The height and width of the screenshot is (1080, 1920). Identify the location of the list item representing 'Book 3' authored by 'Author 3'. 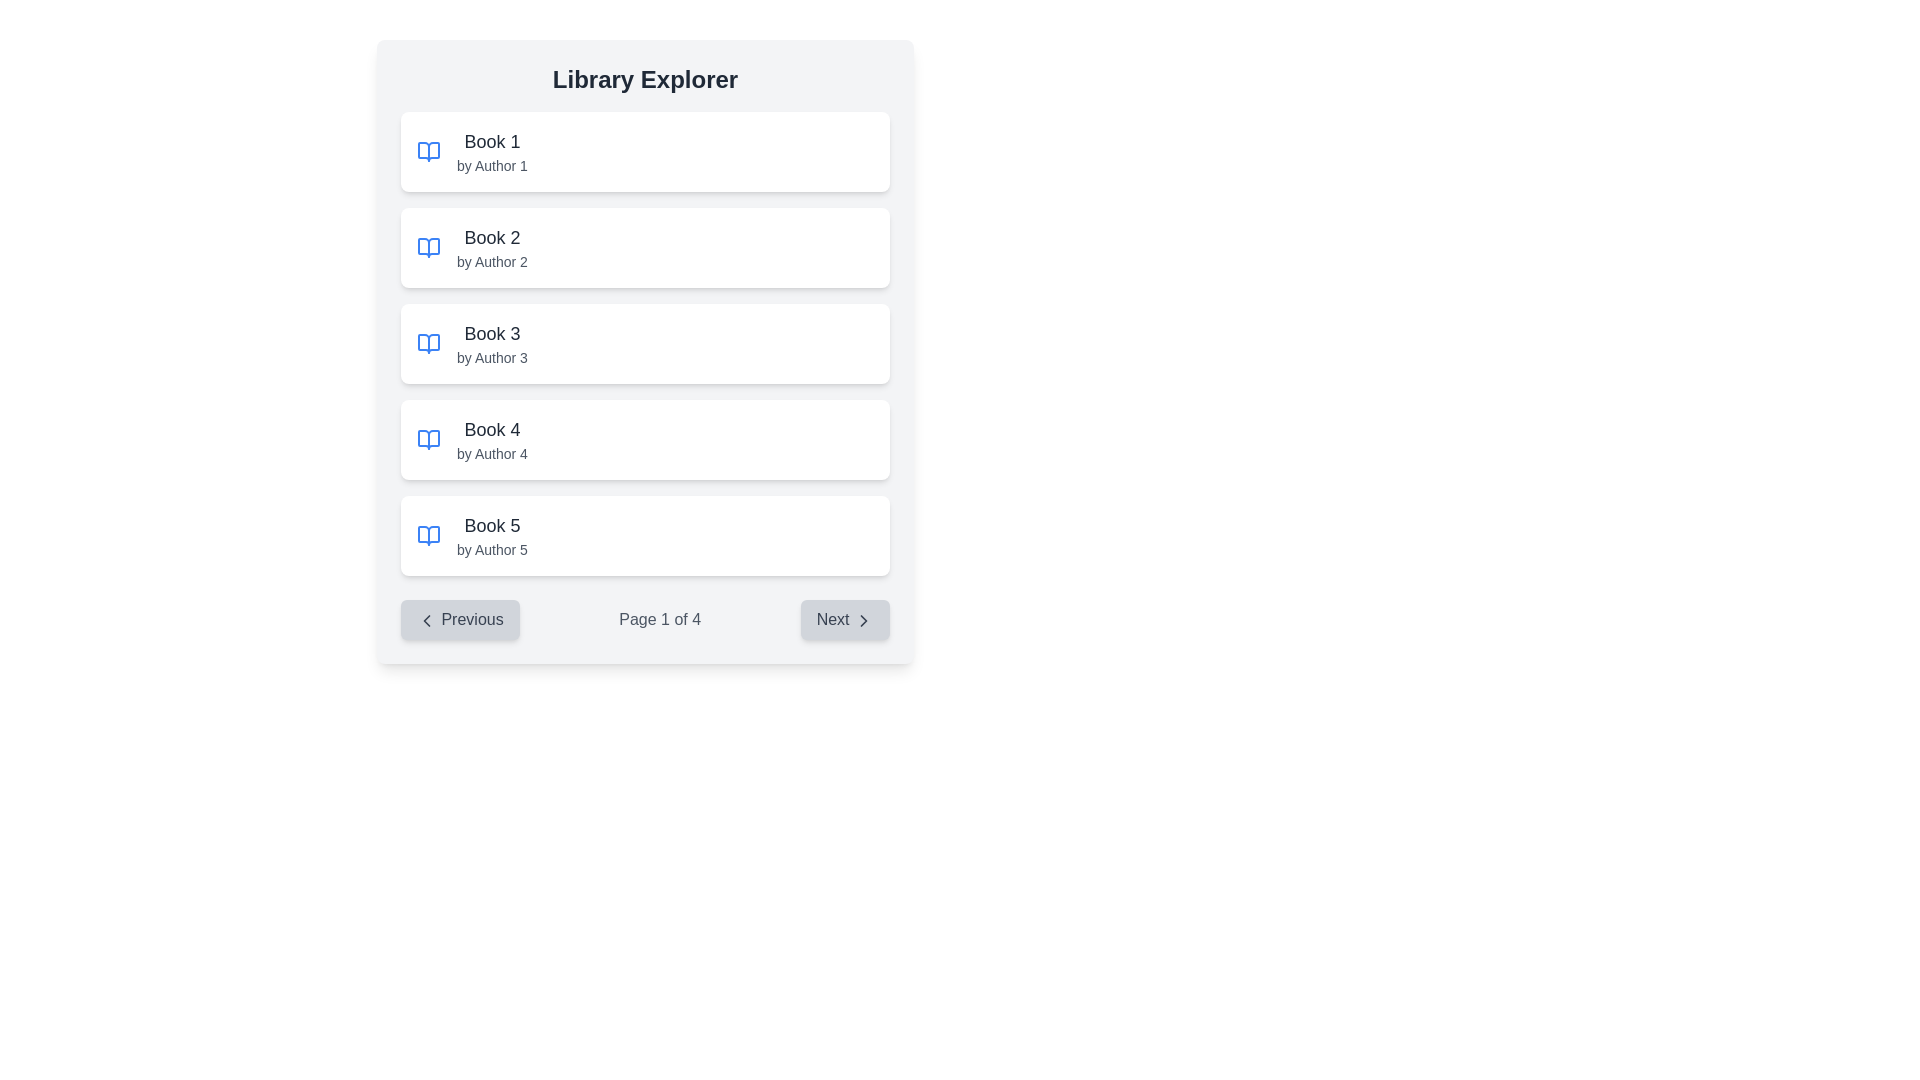
(492, 342).